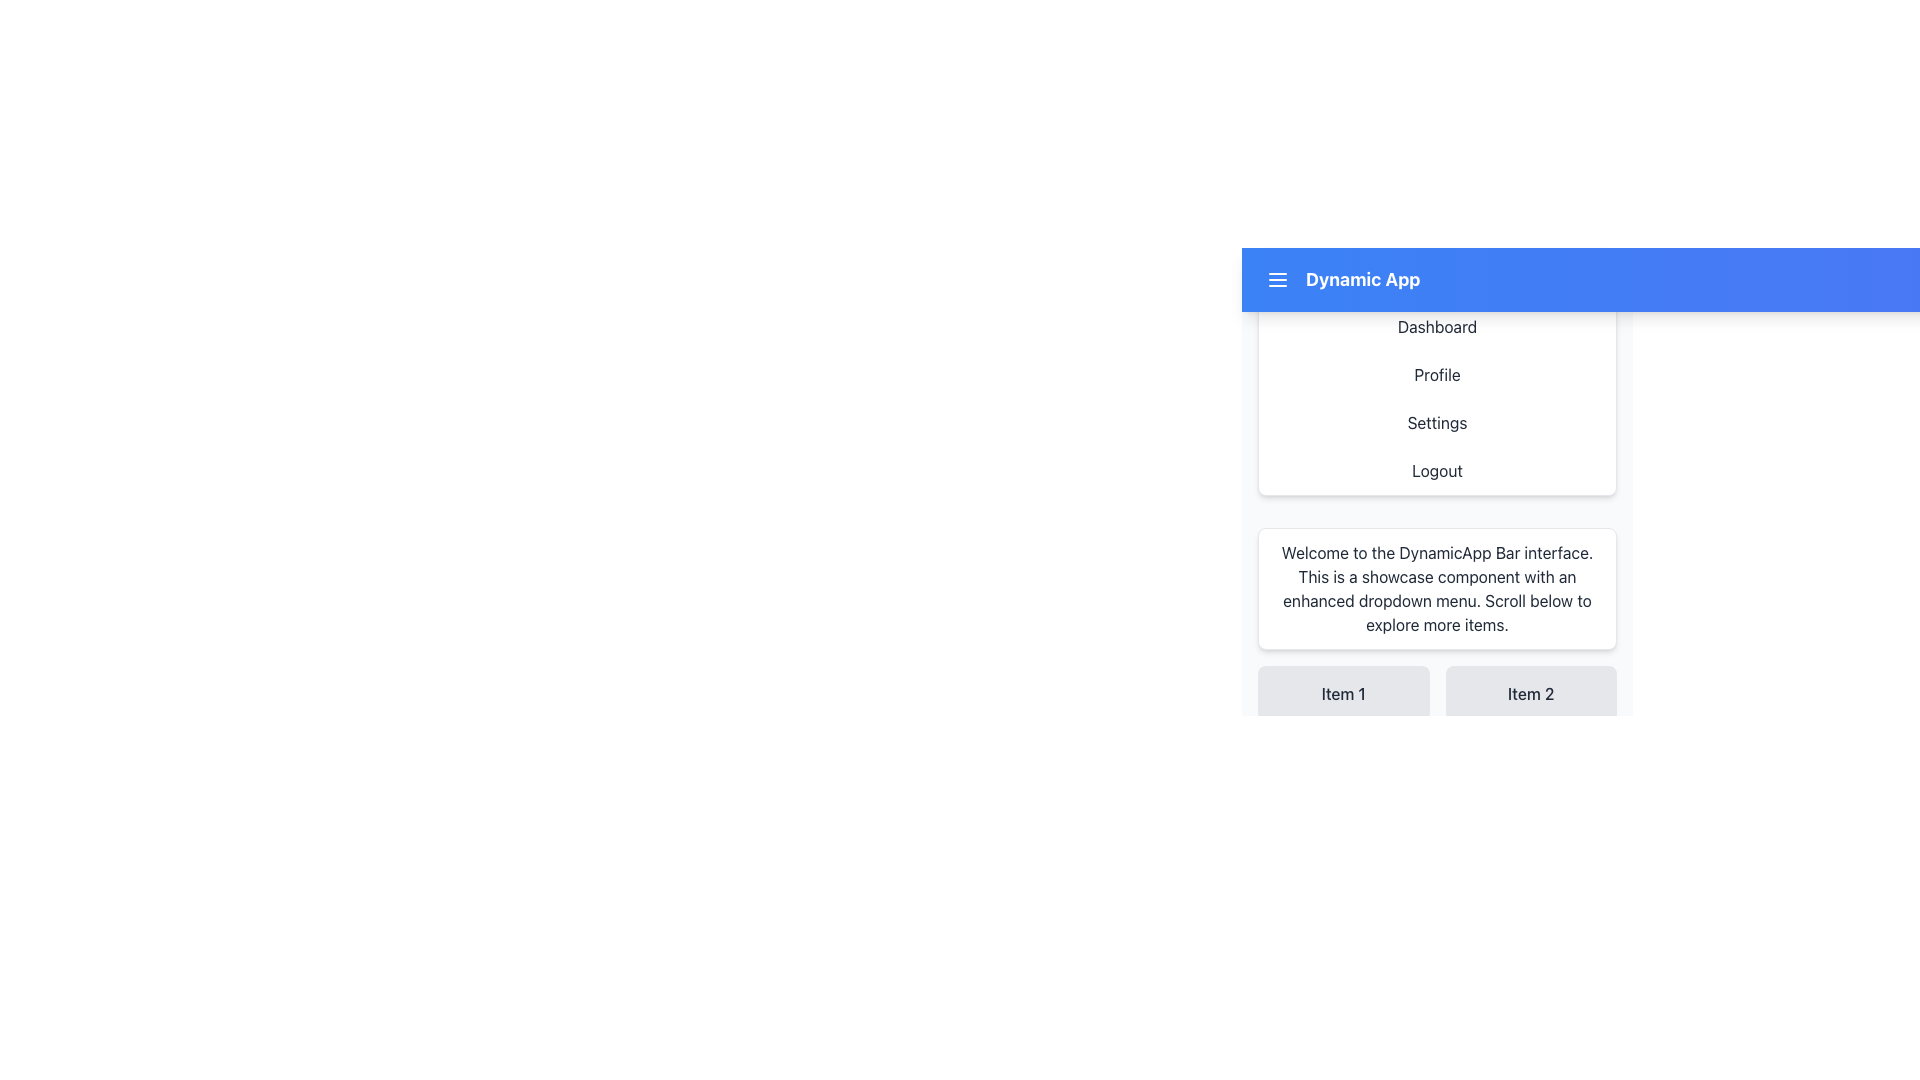 This screenshot has height=1080, width=1920. I want to click on the header title text label at the top center of the interface, which provides branding and context for the application, so click(1339, 280).